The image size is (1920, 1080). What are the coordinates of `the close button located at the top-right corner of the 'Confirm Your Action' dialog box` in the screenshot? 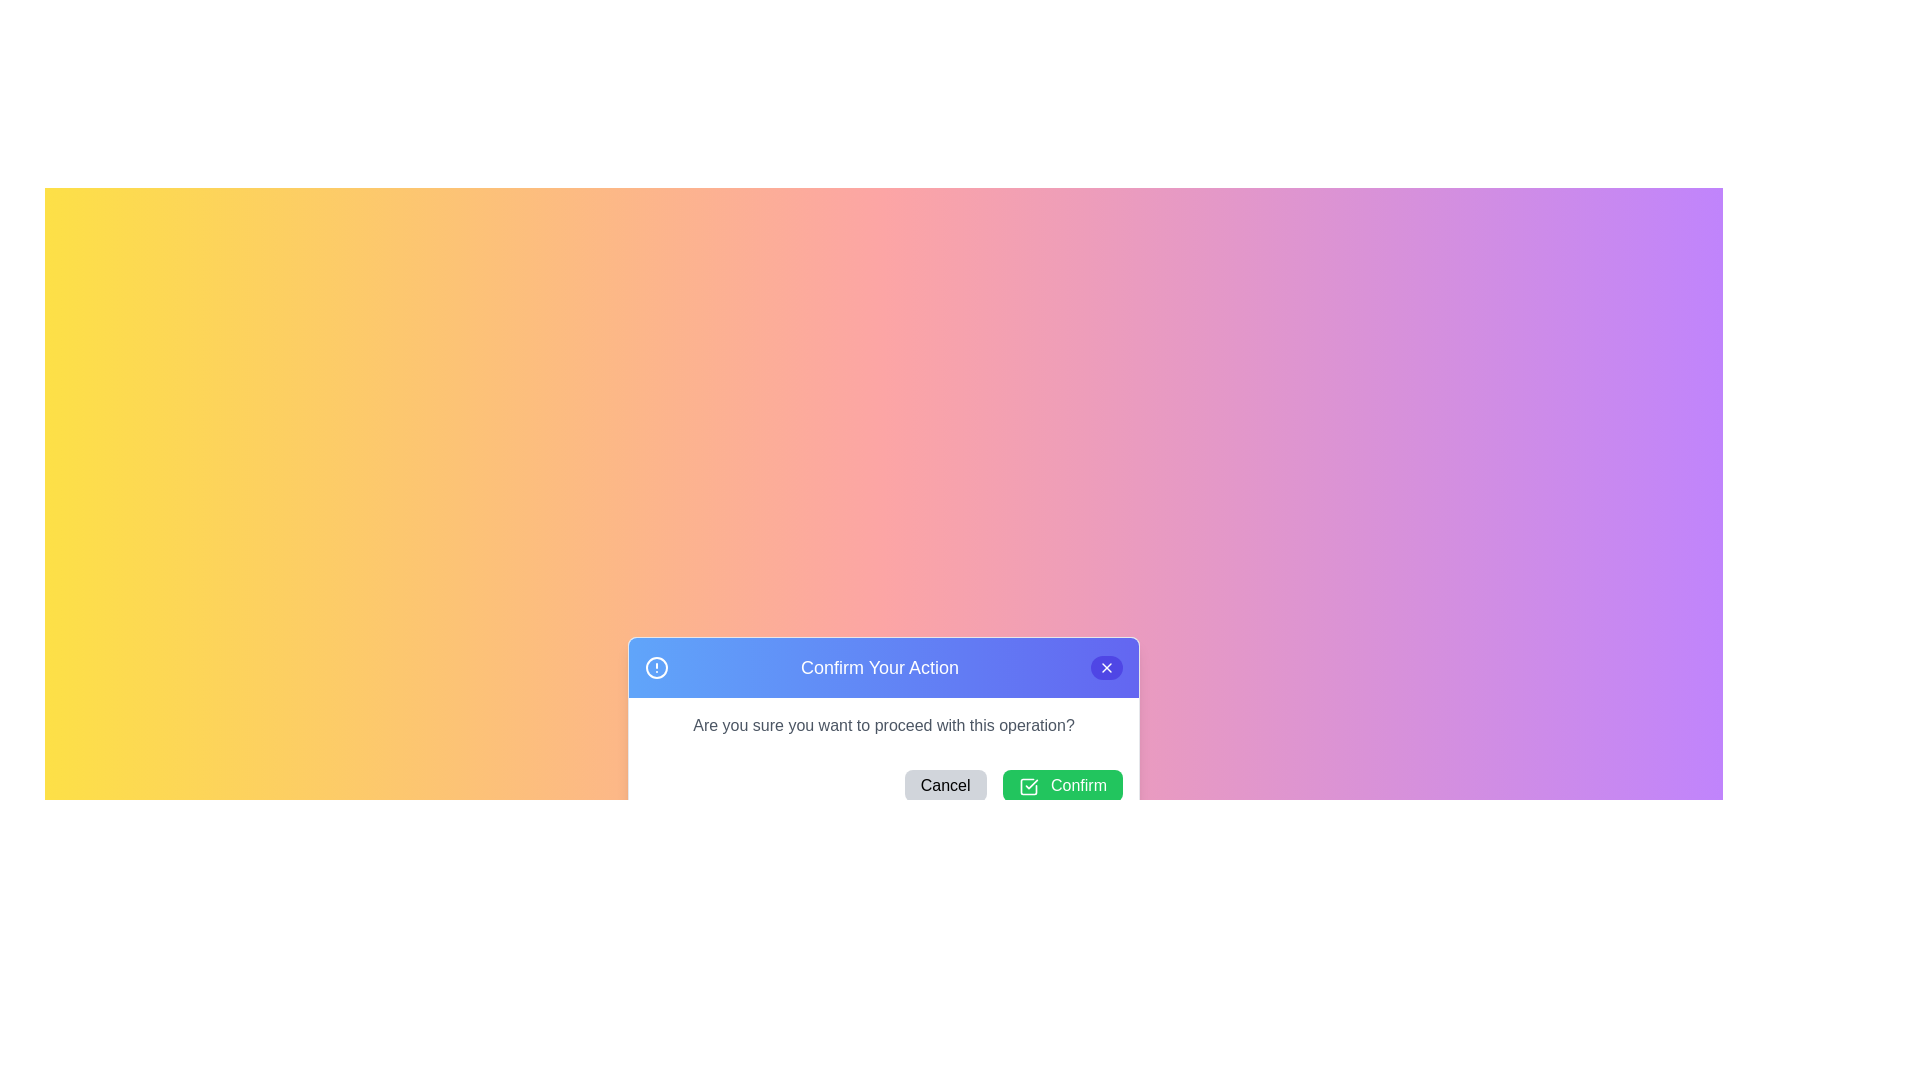 It's located at (1106, 667).